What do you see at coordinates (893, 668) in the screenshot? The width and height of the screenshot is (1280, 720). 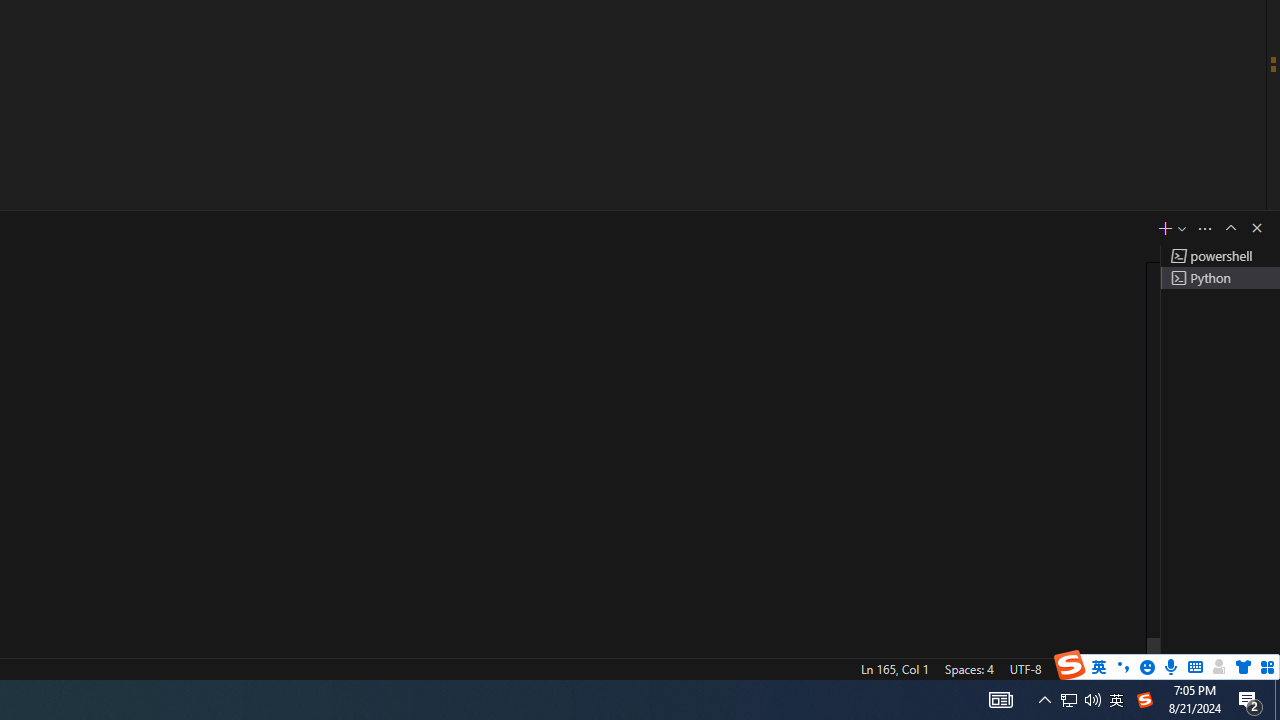 I see `'Ln 165, Col 1'` at bounding box center [893, 668].